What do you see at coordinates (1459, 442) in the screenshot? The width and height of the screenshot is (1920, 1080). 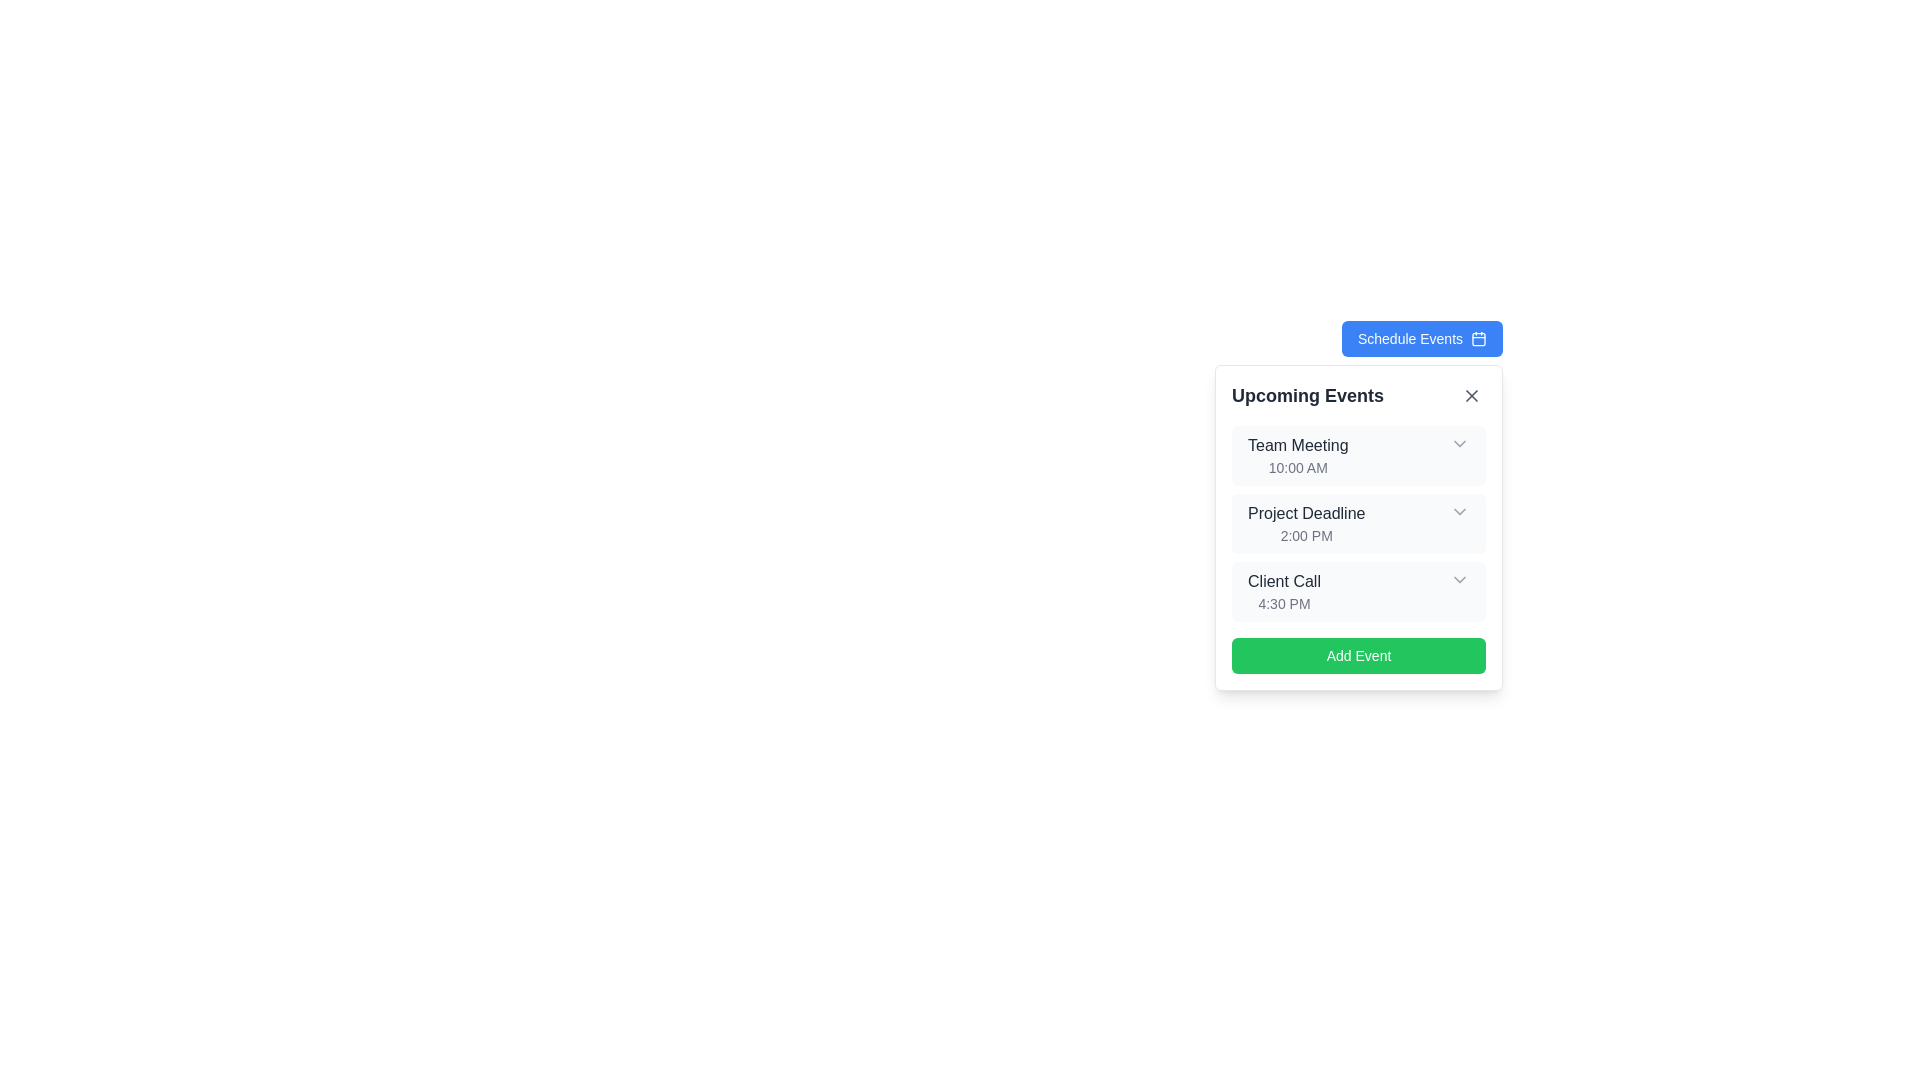 I see `the downward-pointing chevron icon representing a dropdown toggle` at bounding box center [1459, 442].